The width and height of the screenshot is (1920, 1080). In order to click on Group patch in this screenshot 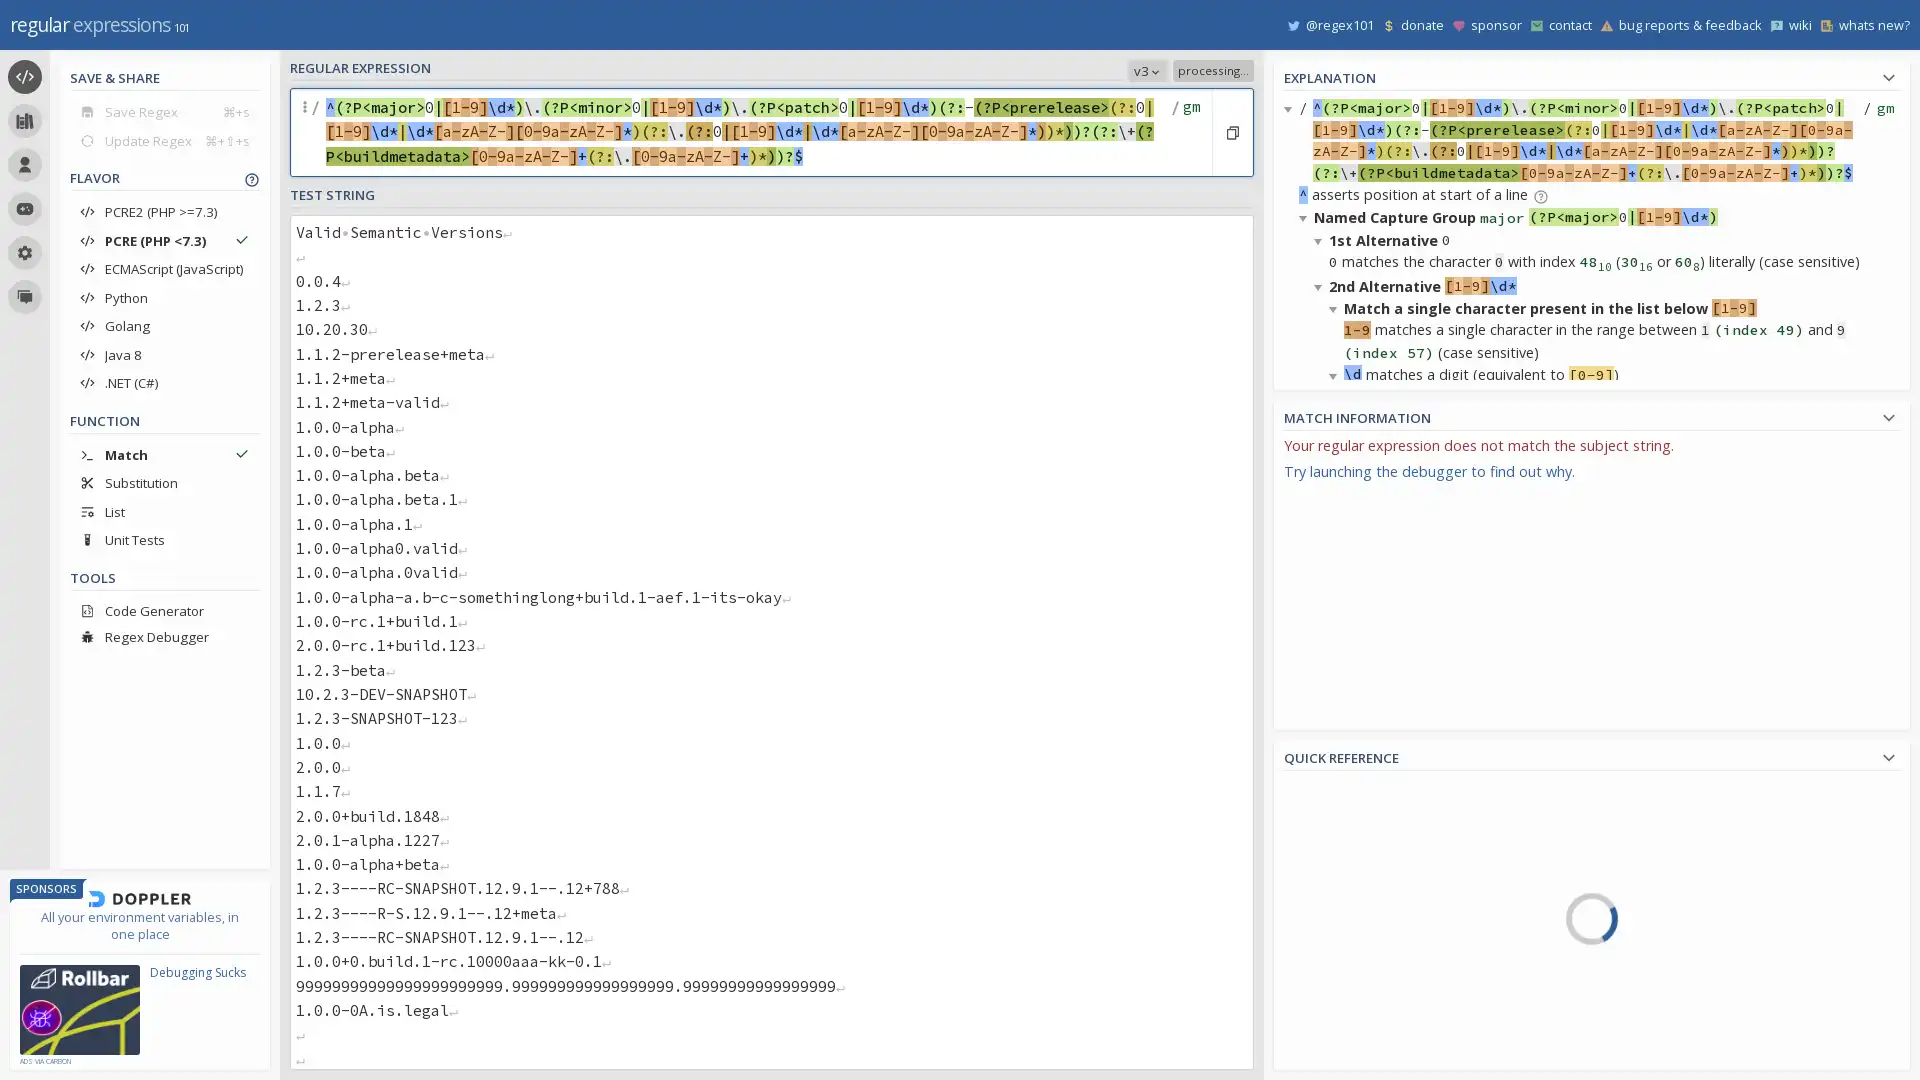, I will do `click(1372, 1060)`.